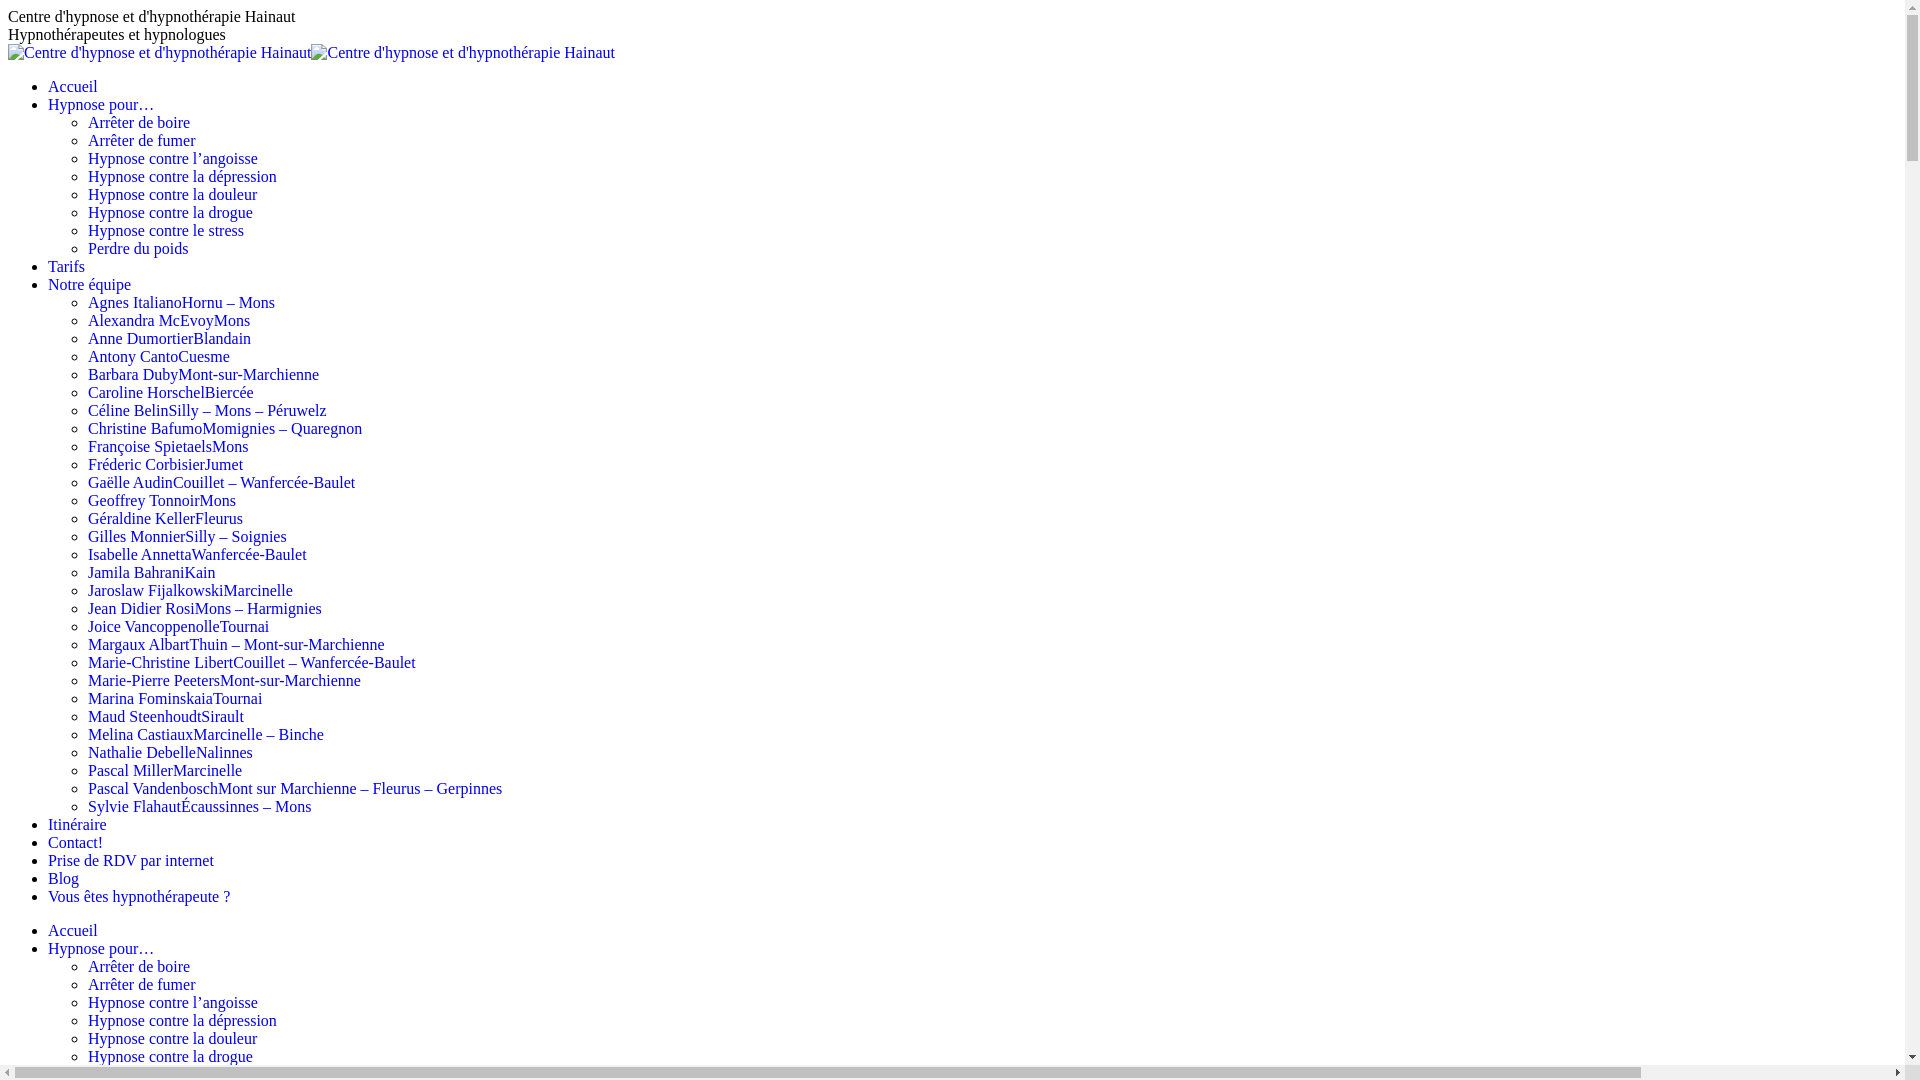 This screenshot has height=1080, width=1920. I want to click on 'Nathalie DebelleNalinnes', so click(170, 752).